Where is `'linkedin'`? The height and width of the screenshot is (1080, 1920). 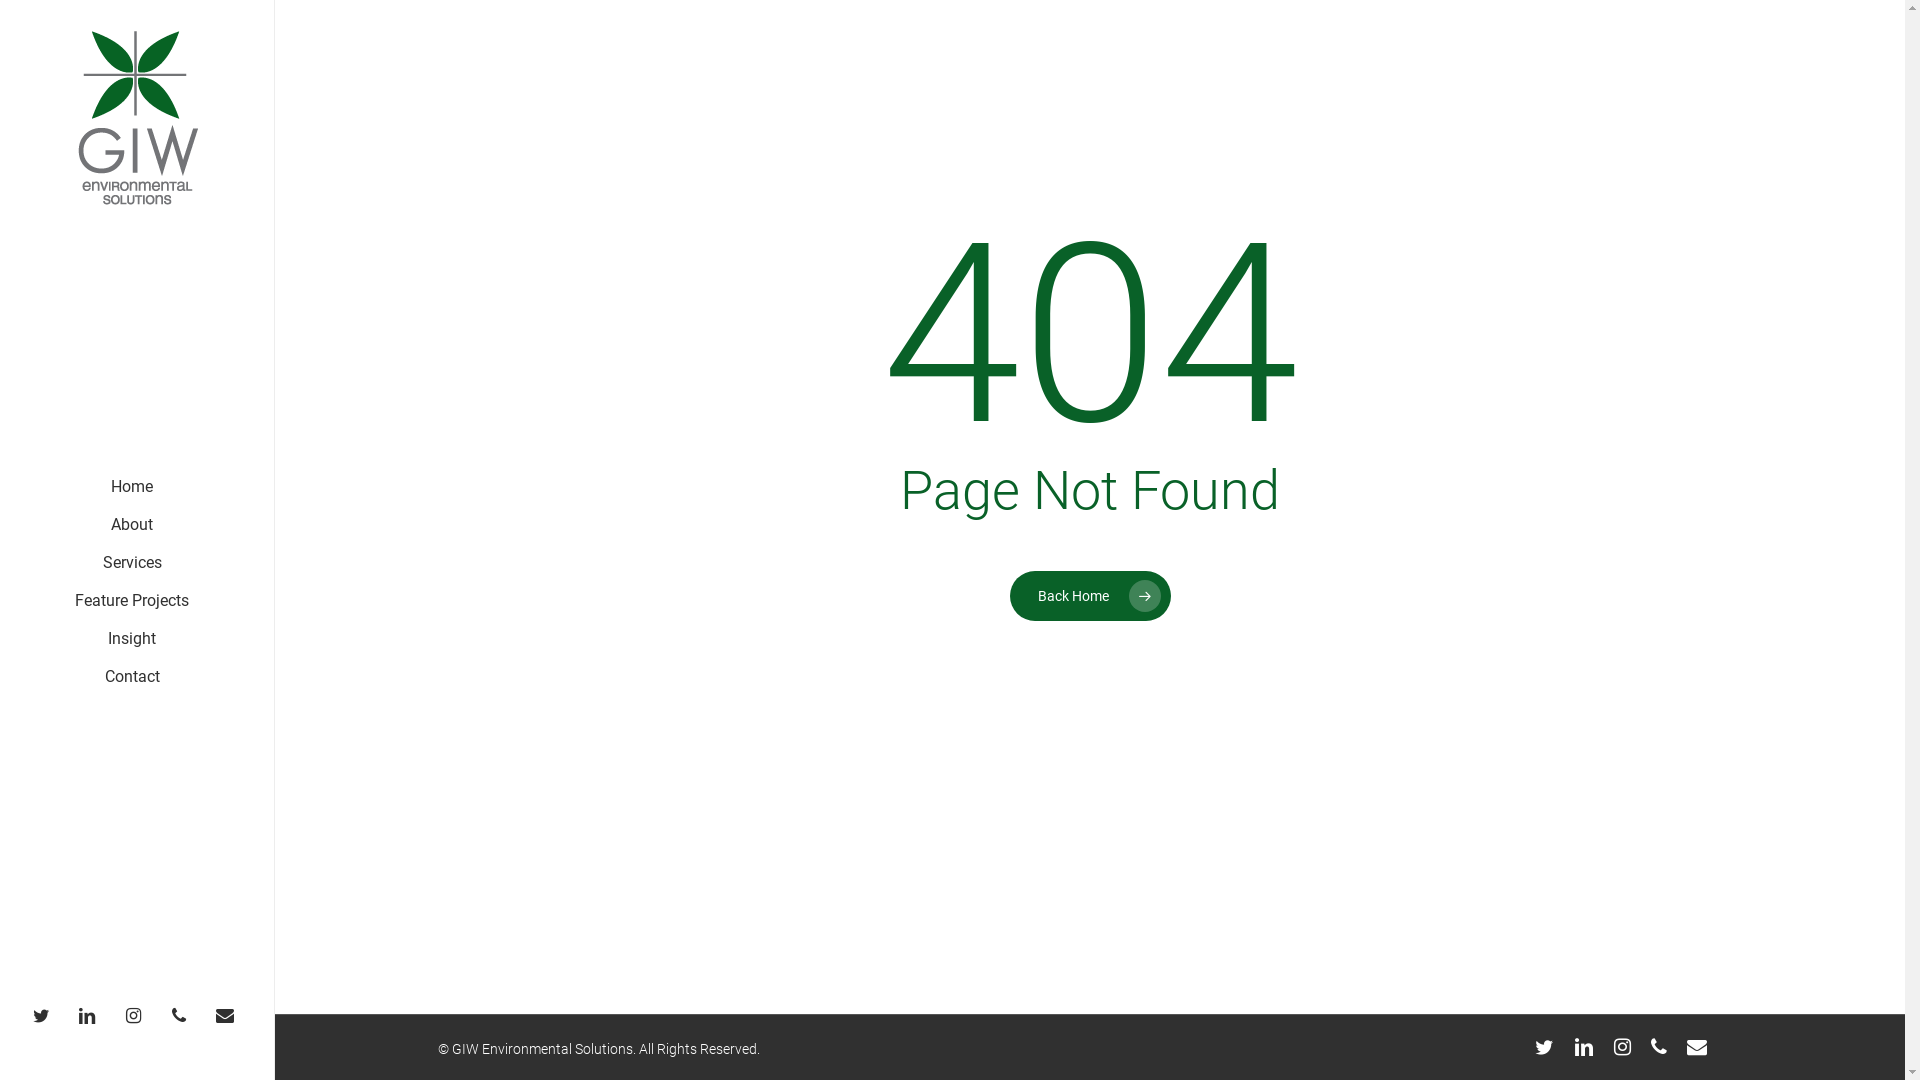
'linkedin' is located at coordinates (1583, 1045).